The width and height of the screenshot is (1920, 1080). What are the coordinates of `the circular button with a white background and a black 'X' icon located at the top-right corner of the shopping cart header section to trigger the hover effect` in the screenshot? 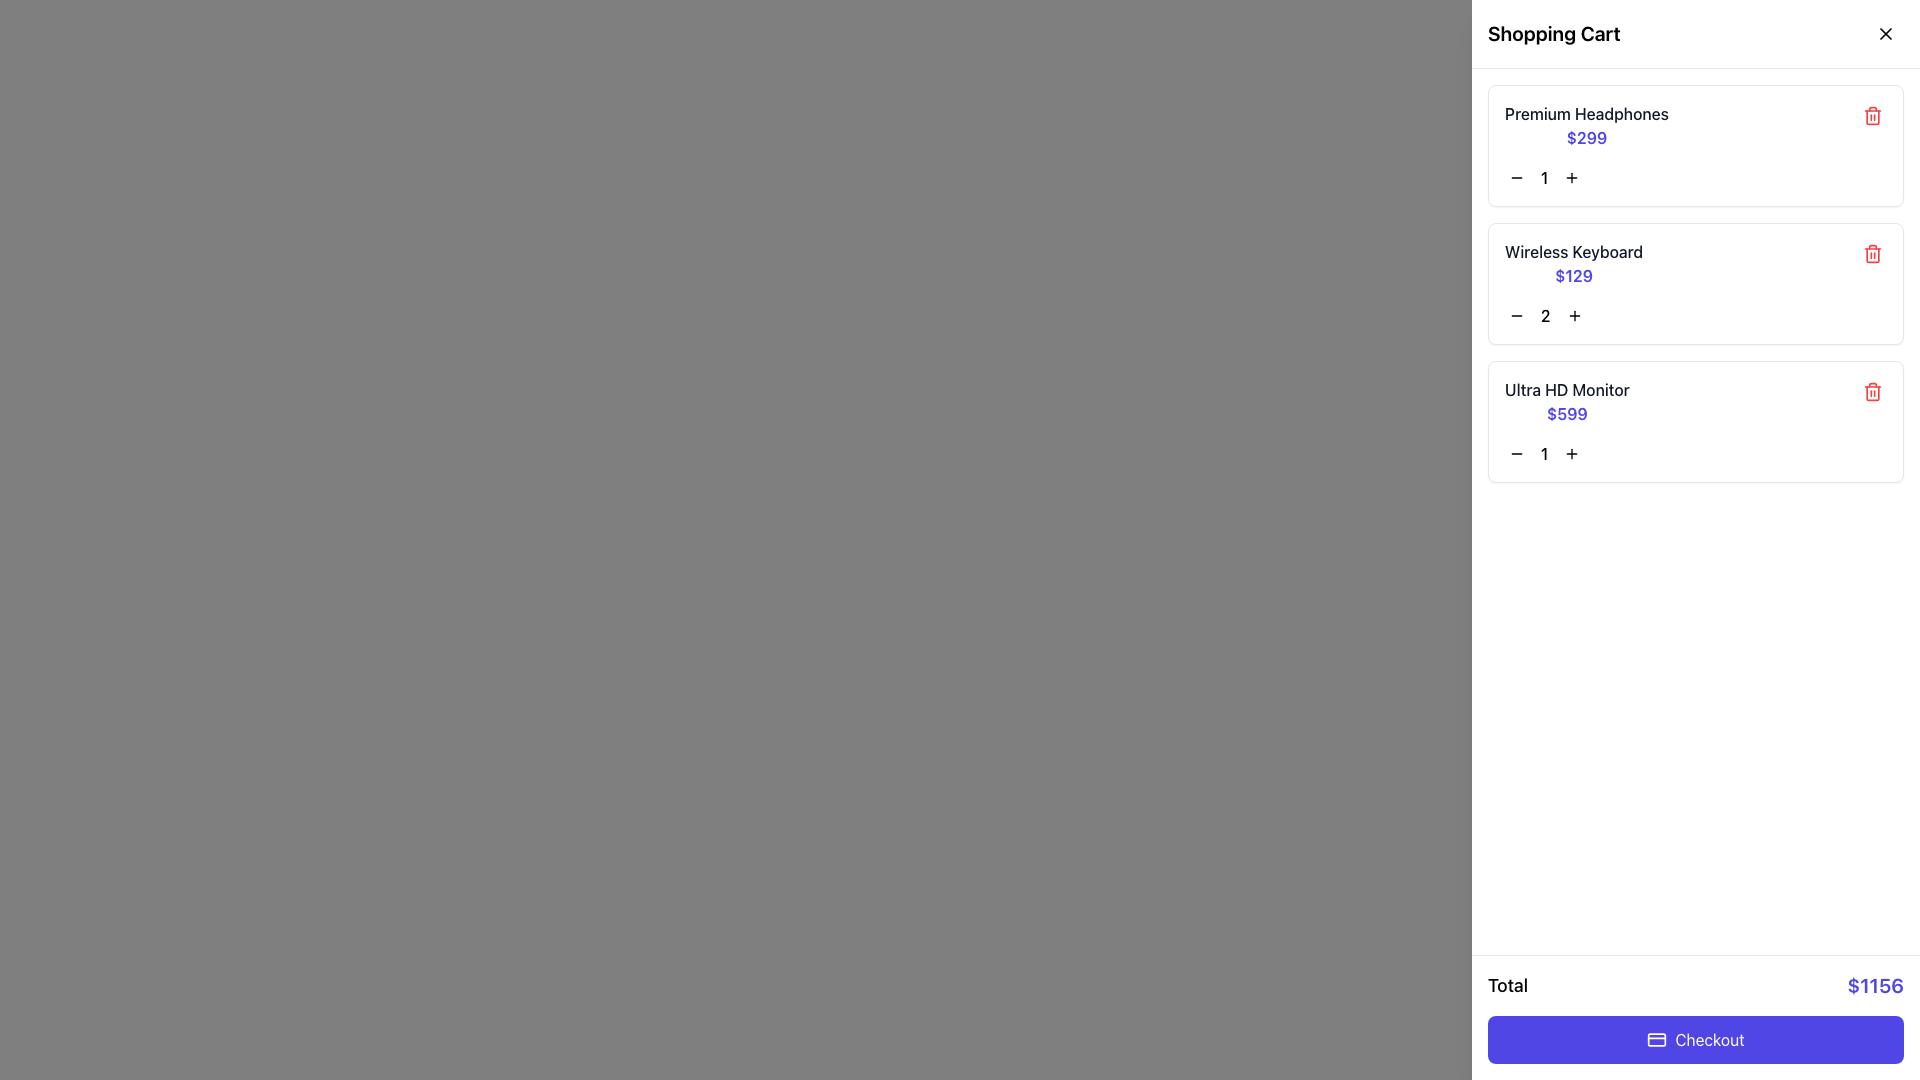 It's located at (1885, 34).